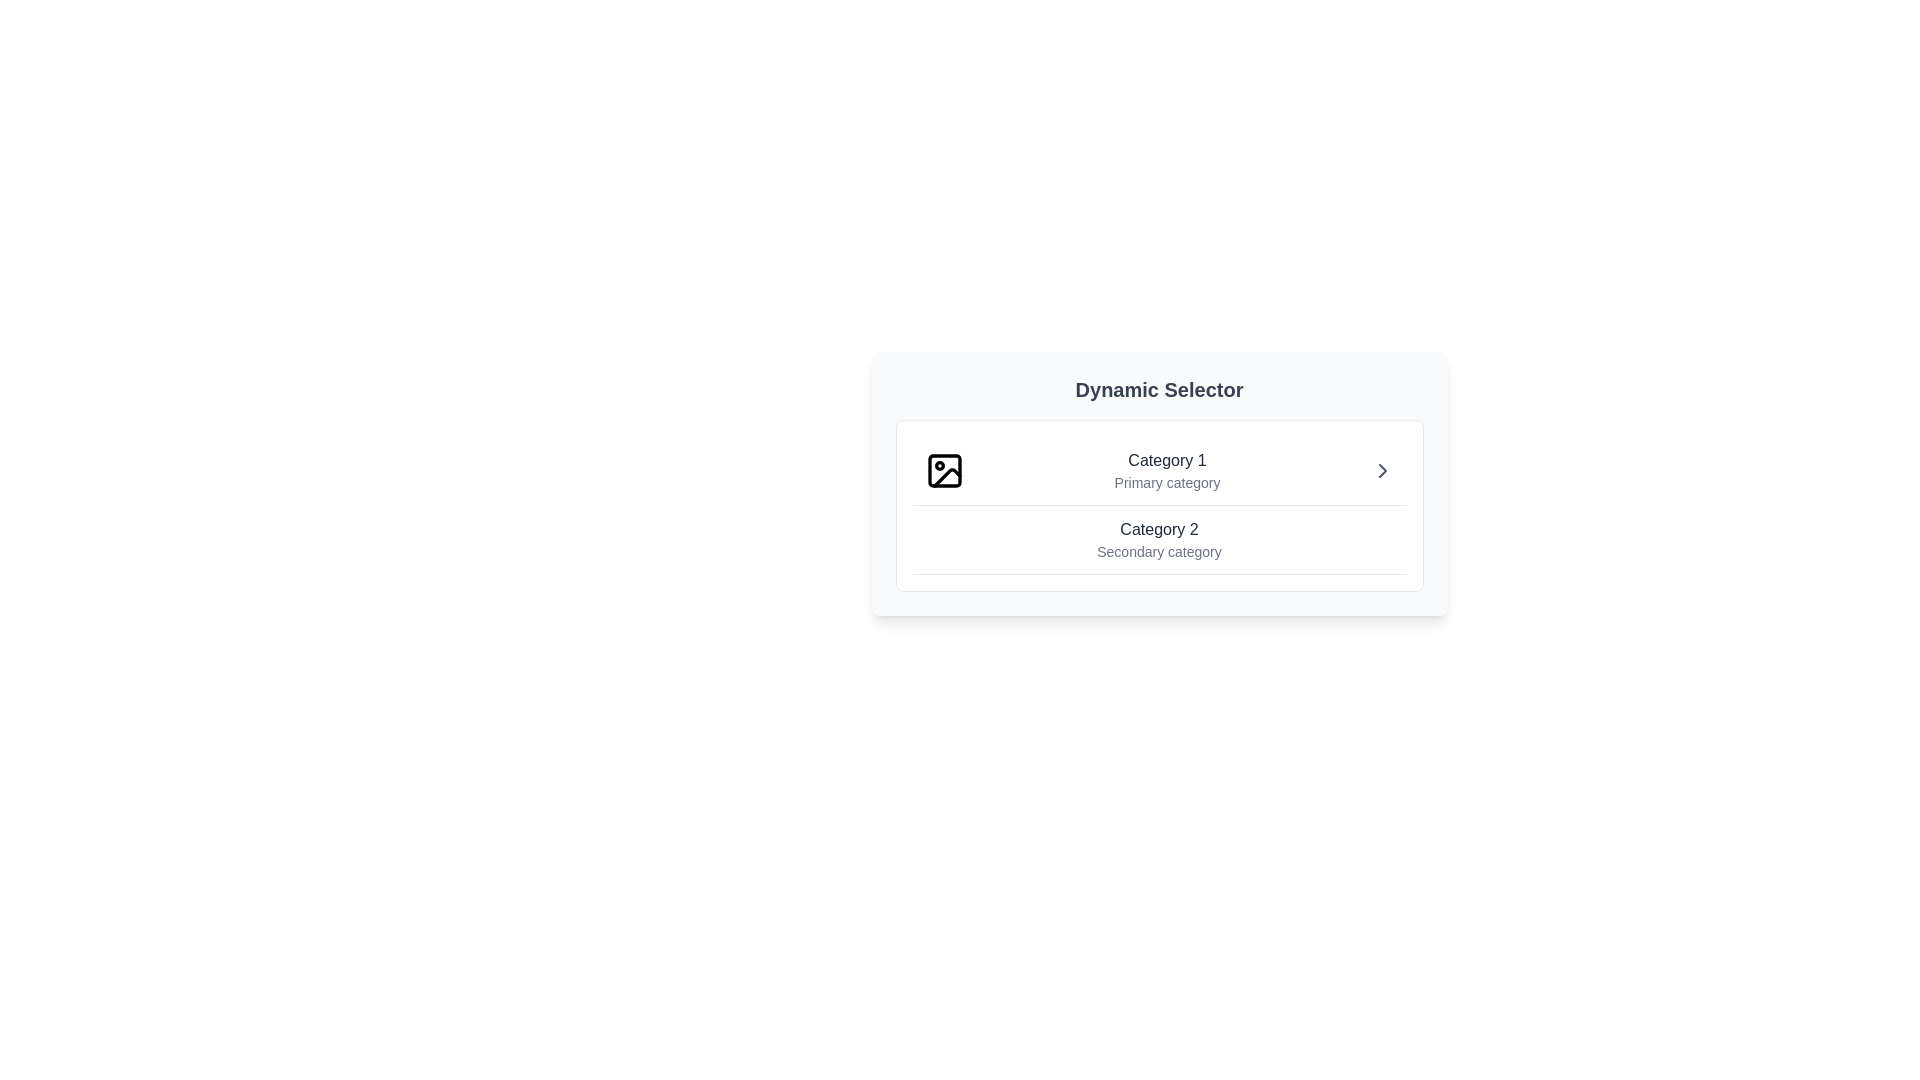 This screenshot has height=1080, width=1920. Describe the element at coordinates (1159, 551) in the screenshot. I see `the text label providing additional information about the 'Category 2' option in the selection interface, located directly beneath the 'Category 2' text` at that location.